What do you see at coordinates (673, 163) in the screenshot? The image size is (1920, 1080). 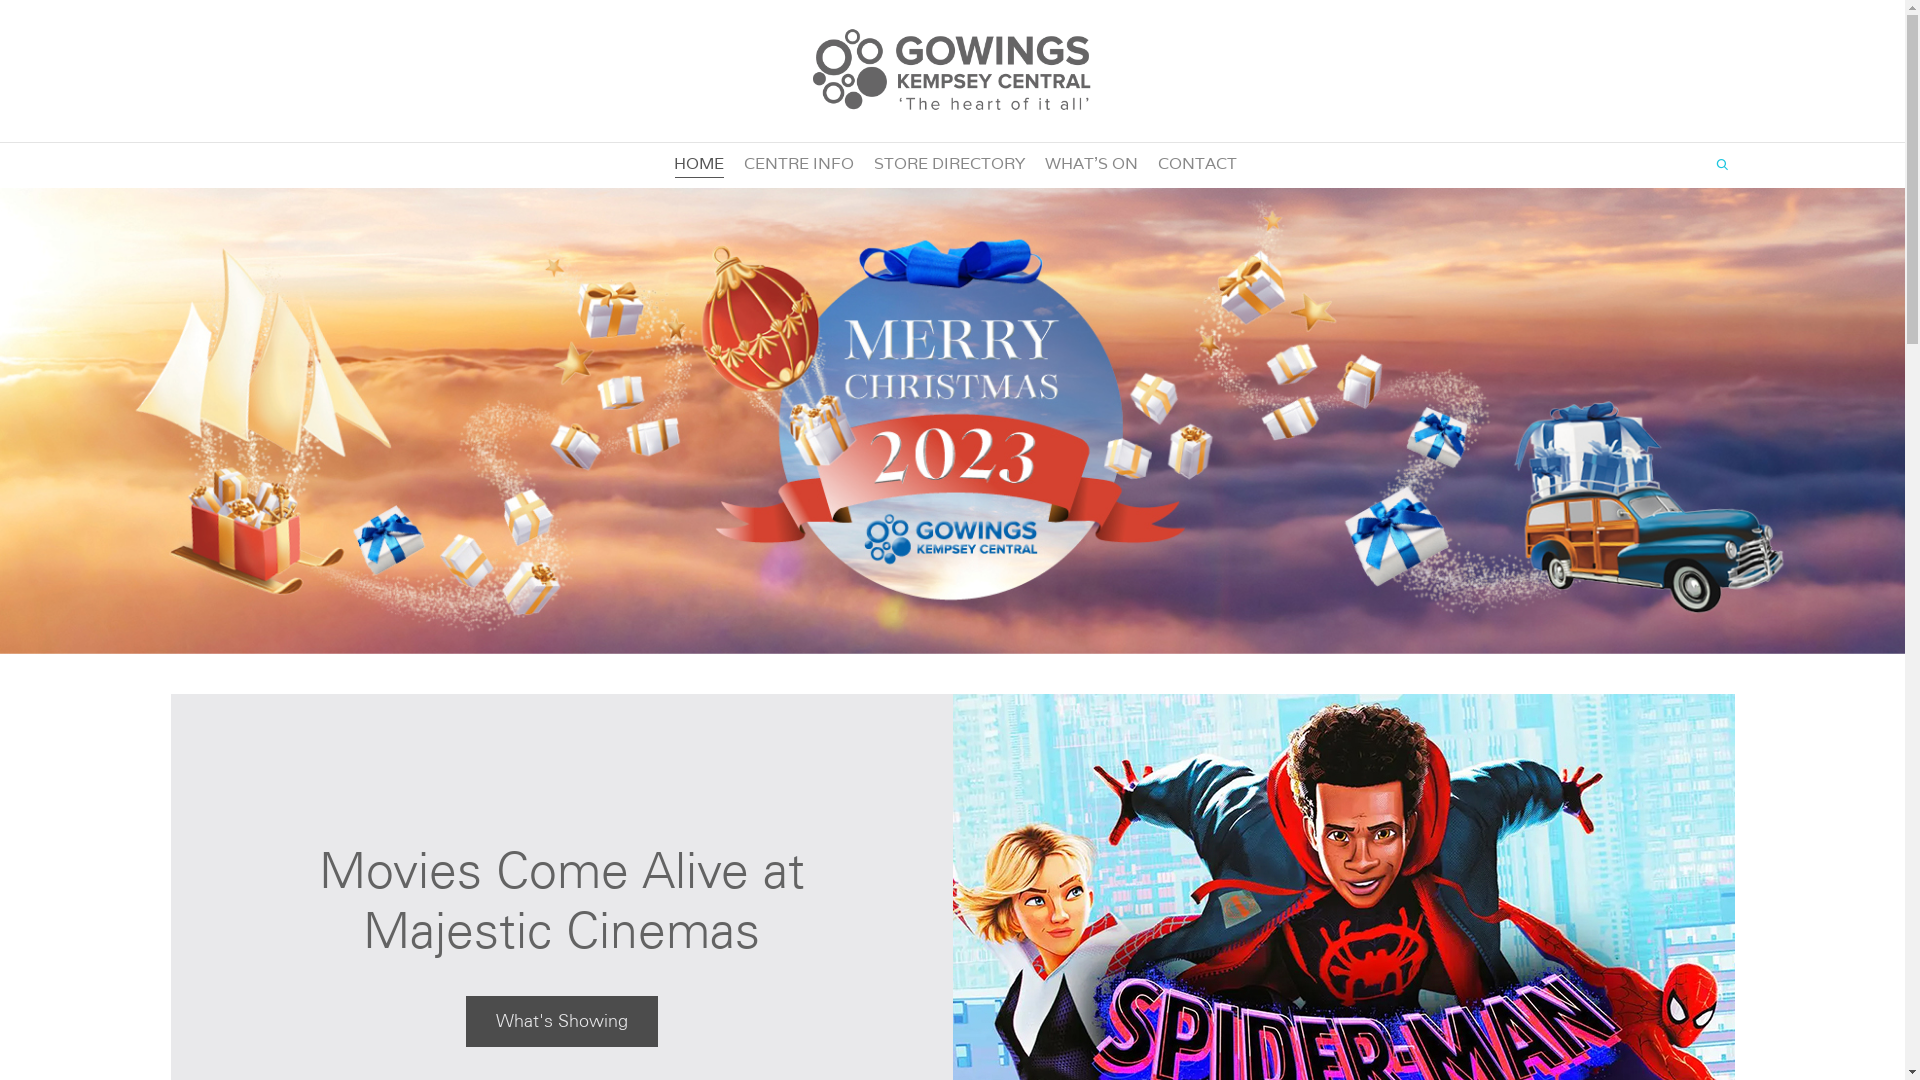 I see `'HOME'` at bounding box center [673, 163].